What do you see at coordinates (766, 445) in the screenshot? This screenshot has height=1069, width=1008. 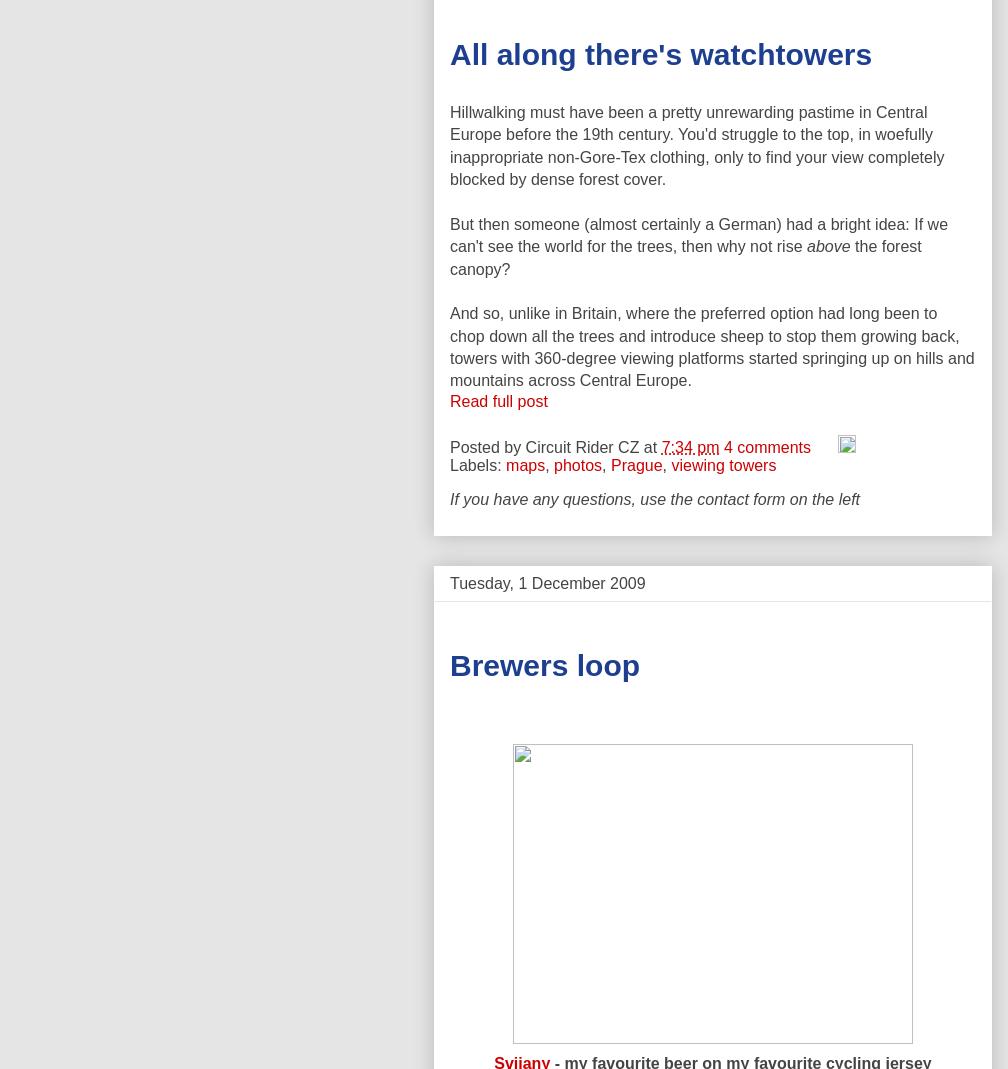 I see `'4
comments'` at bounding box center [766, 445].